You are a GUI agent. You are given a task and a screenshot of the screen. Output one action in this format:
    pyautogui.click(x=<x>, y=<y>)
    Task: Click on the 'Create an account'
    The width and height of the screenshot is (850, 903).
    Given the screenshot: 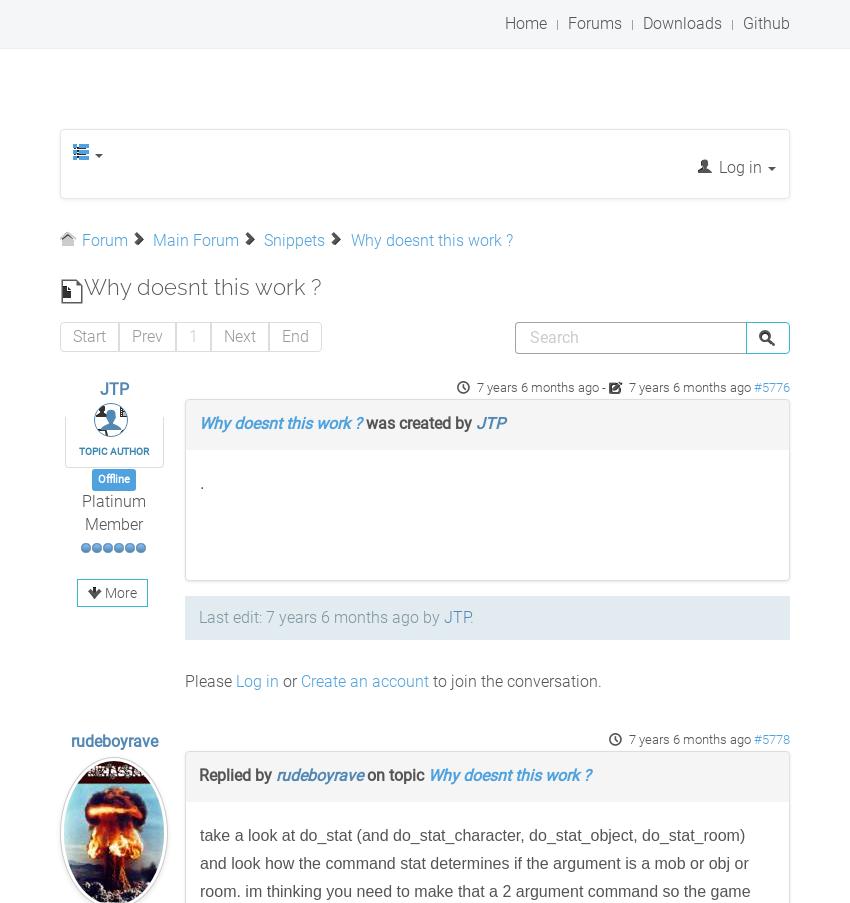 What is the action you would take?
    pyautogui.click(x=363, y=680)
    